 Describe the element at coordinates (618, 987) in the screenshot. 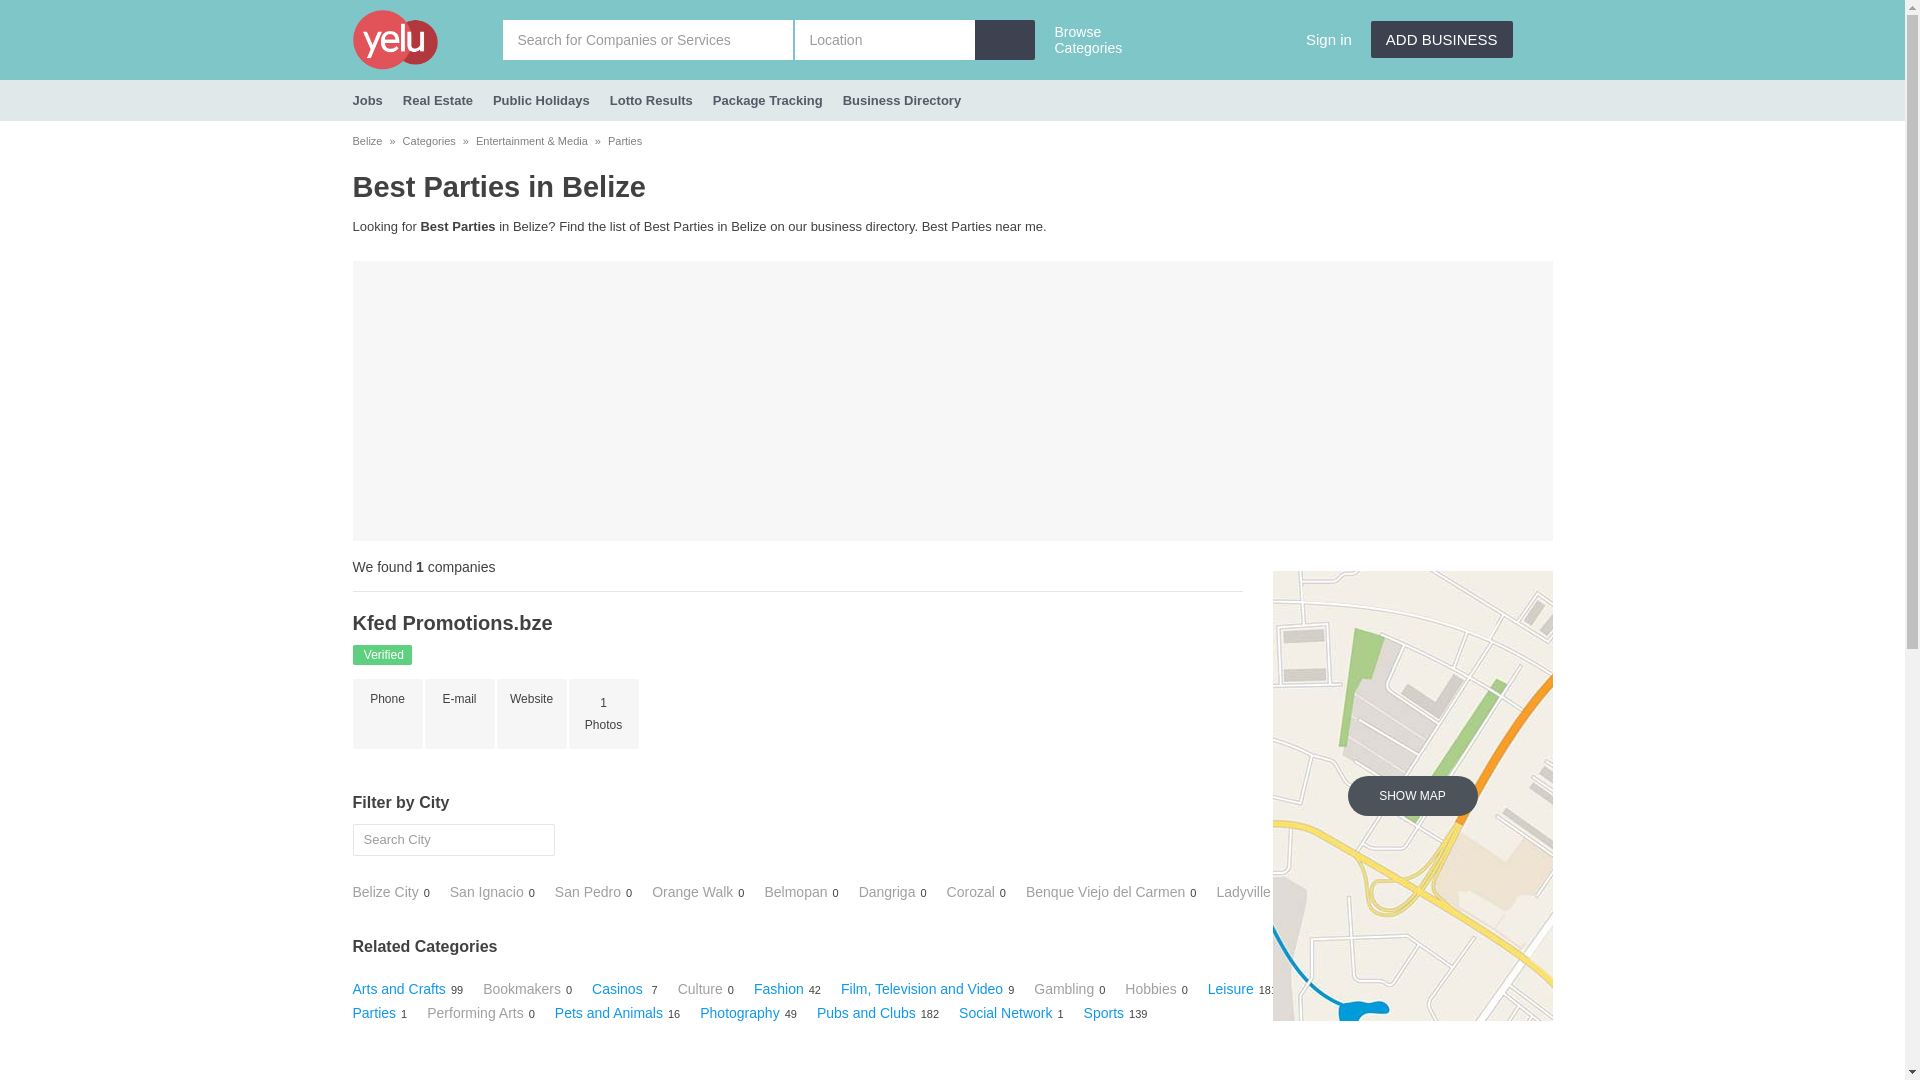

I see `'Casinos'` at that location.